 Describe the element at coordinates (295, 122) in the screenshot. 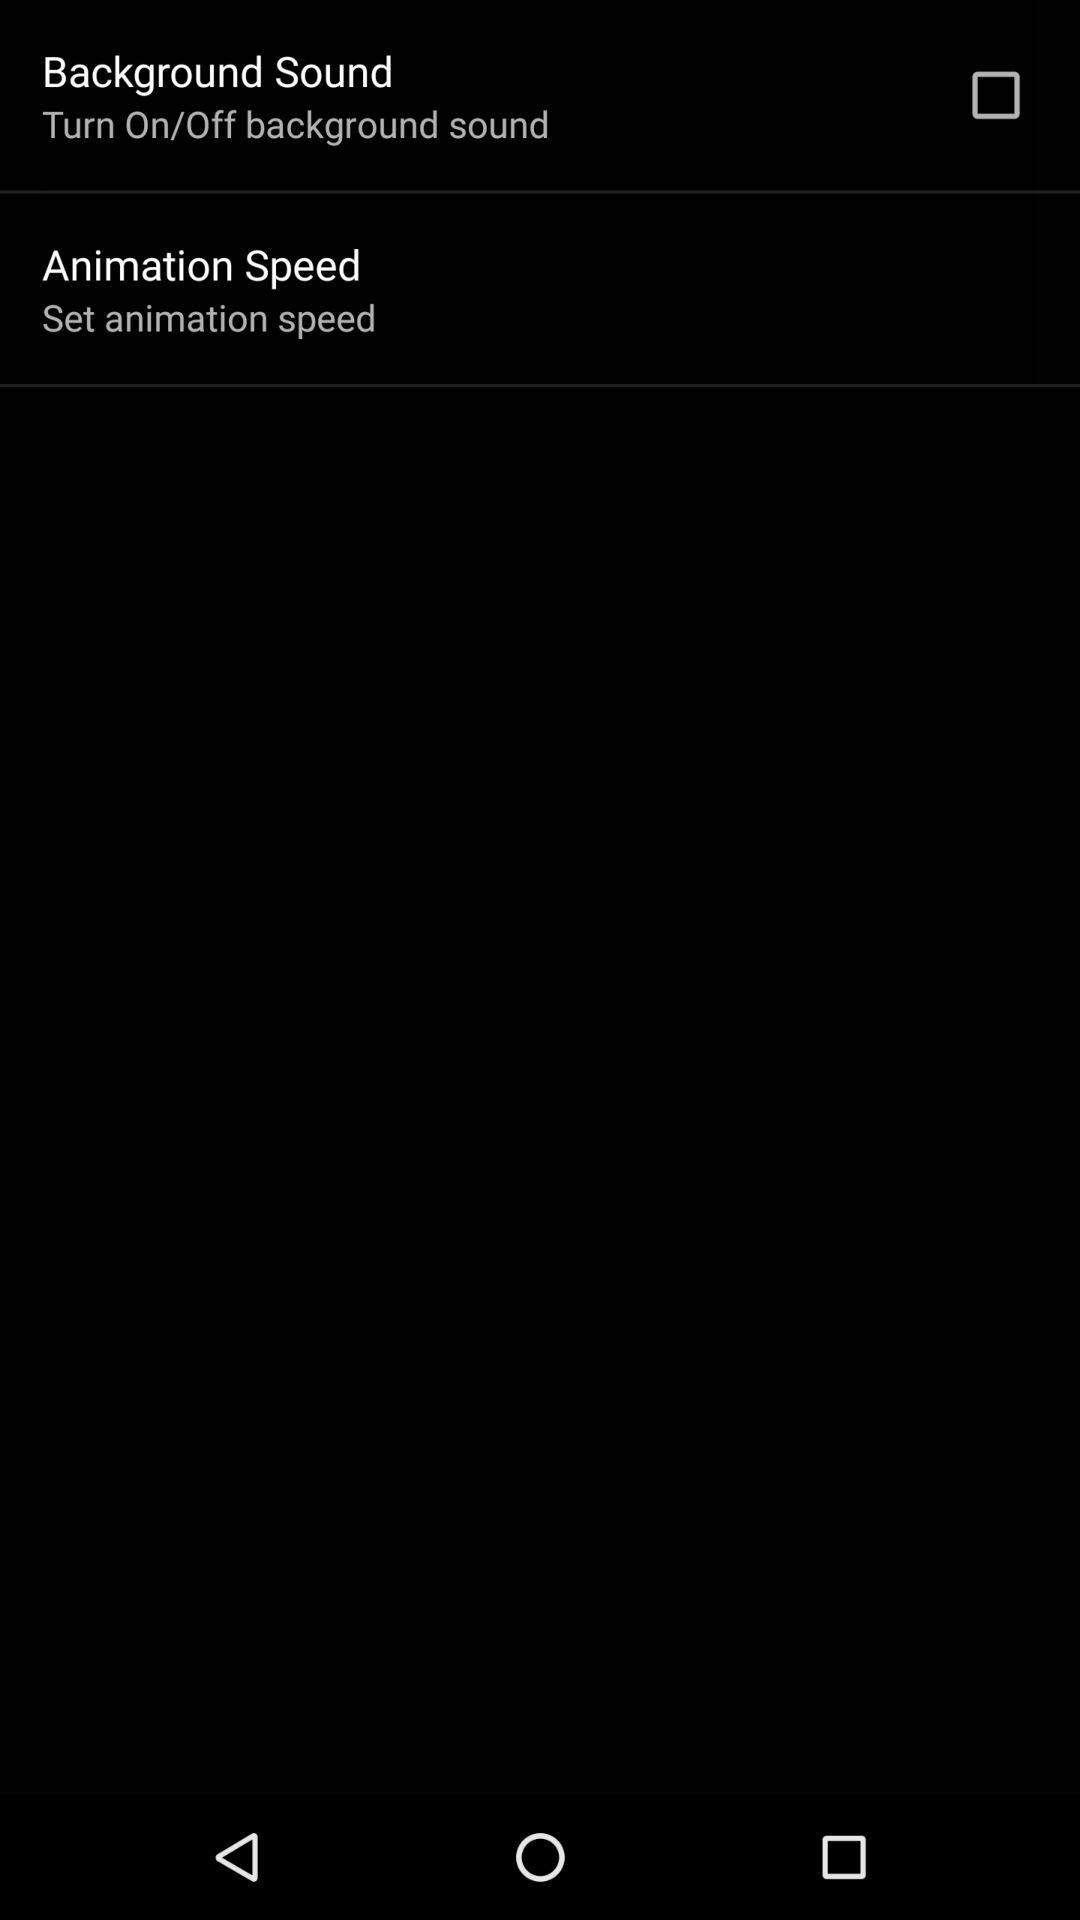

I see `the item above the animation speed item` at that location.